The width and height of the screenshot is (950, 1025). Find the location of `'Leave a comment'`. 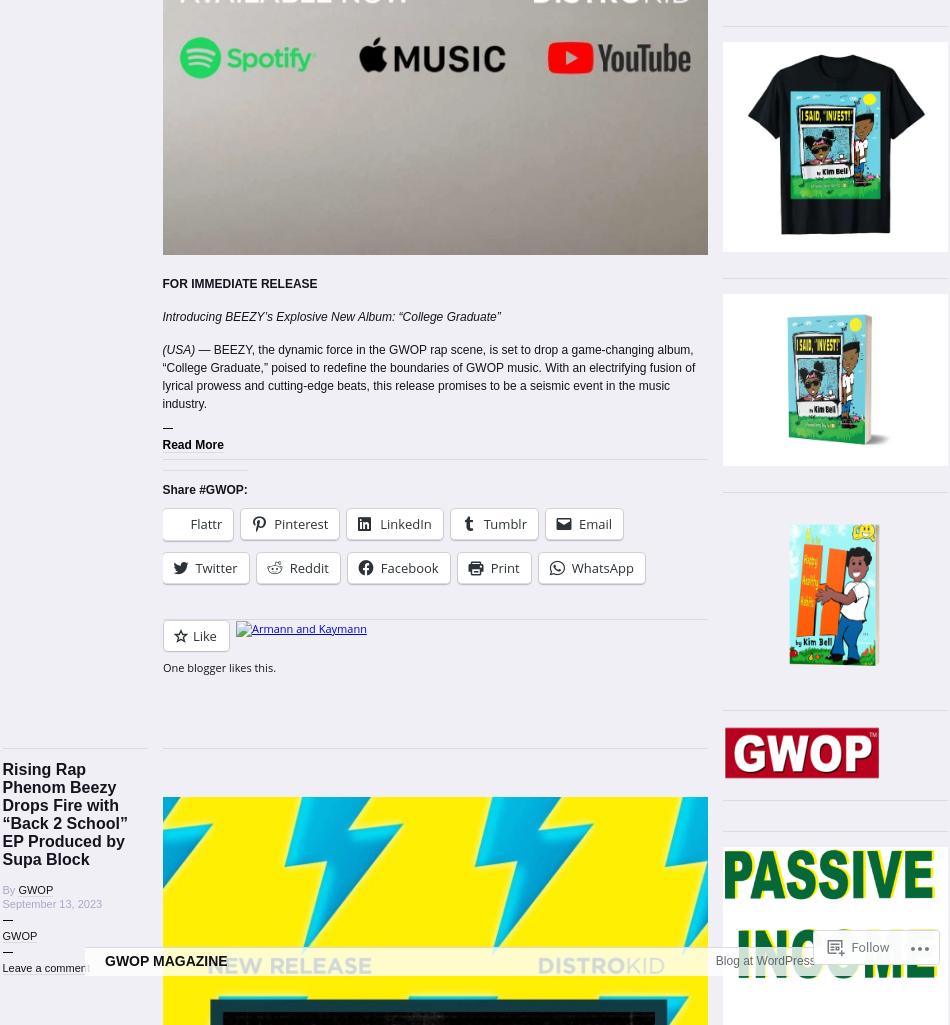

'Leave a comment' is located at coordinates (45, 968).